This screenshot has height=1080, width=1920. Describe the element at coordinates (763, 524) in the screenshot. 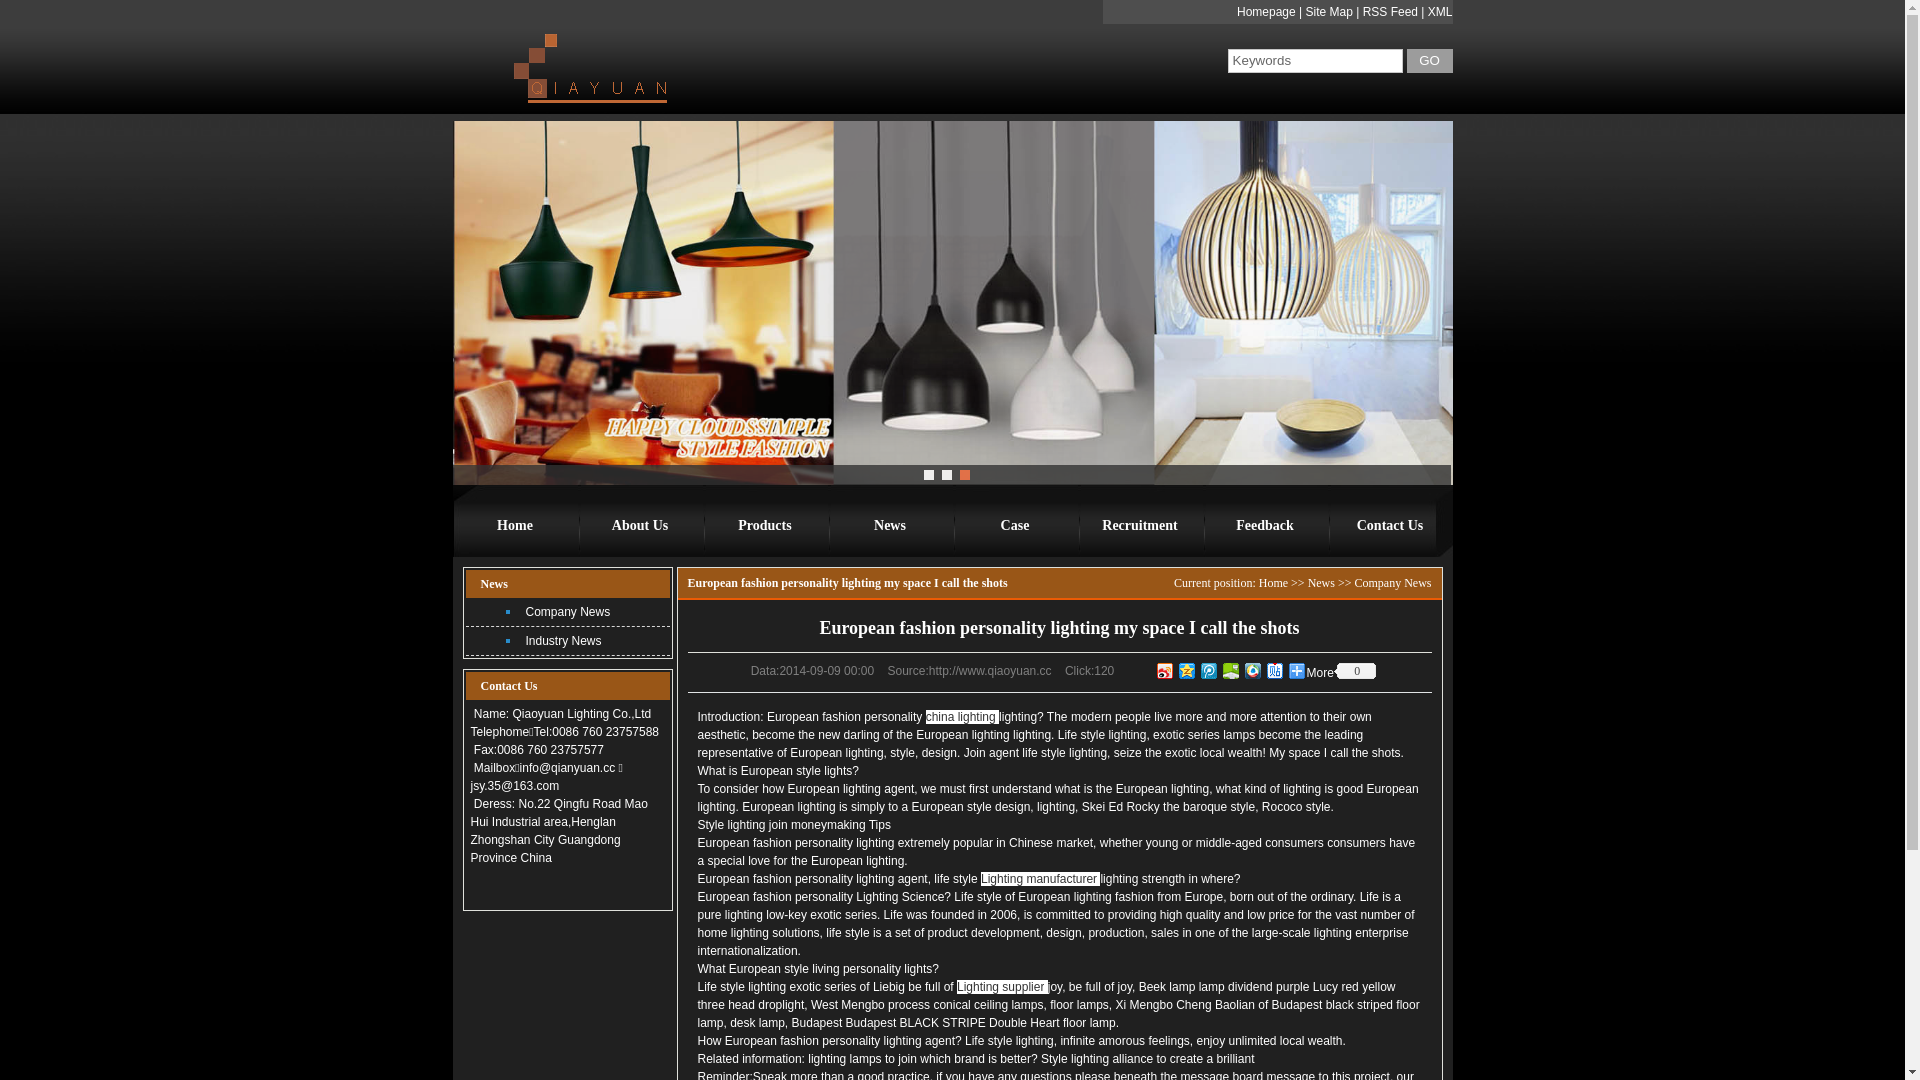

I see `'Products'` at that location.